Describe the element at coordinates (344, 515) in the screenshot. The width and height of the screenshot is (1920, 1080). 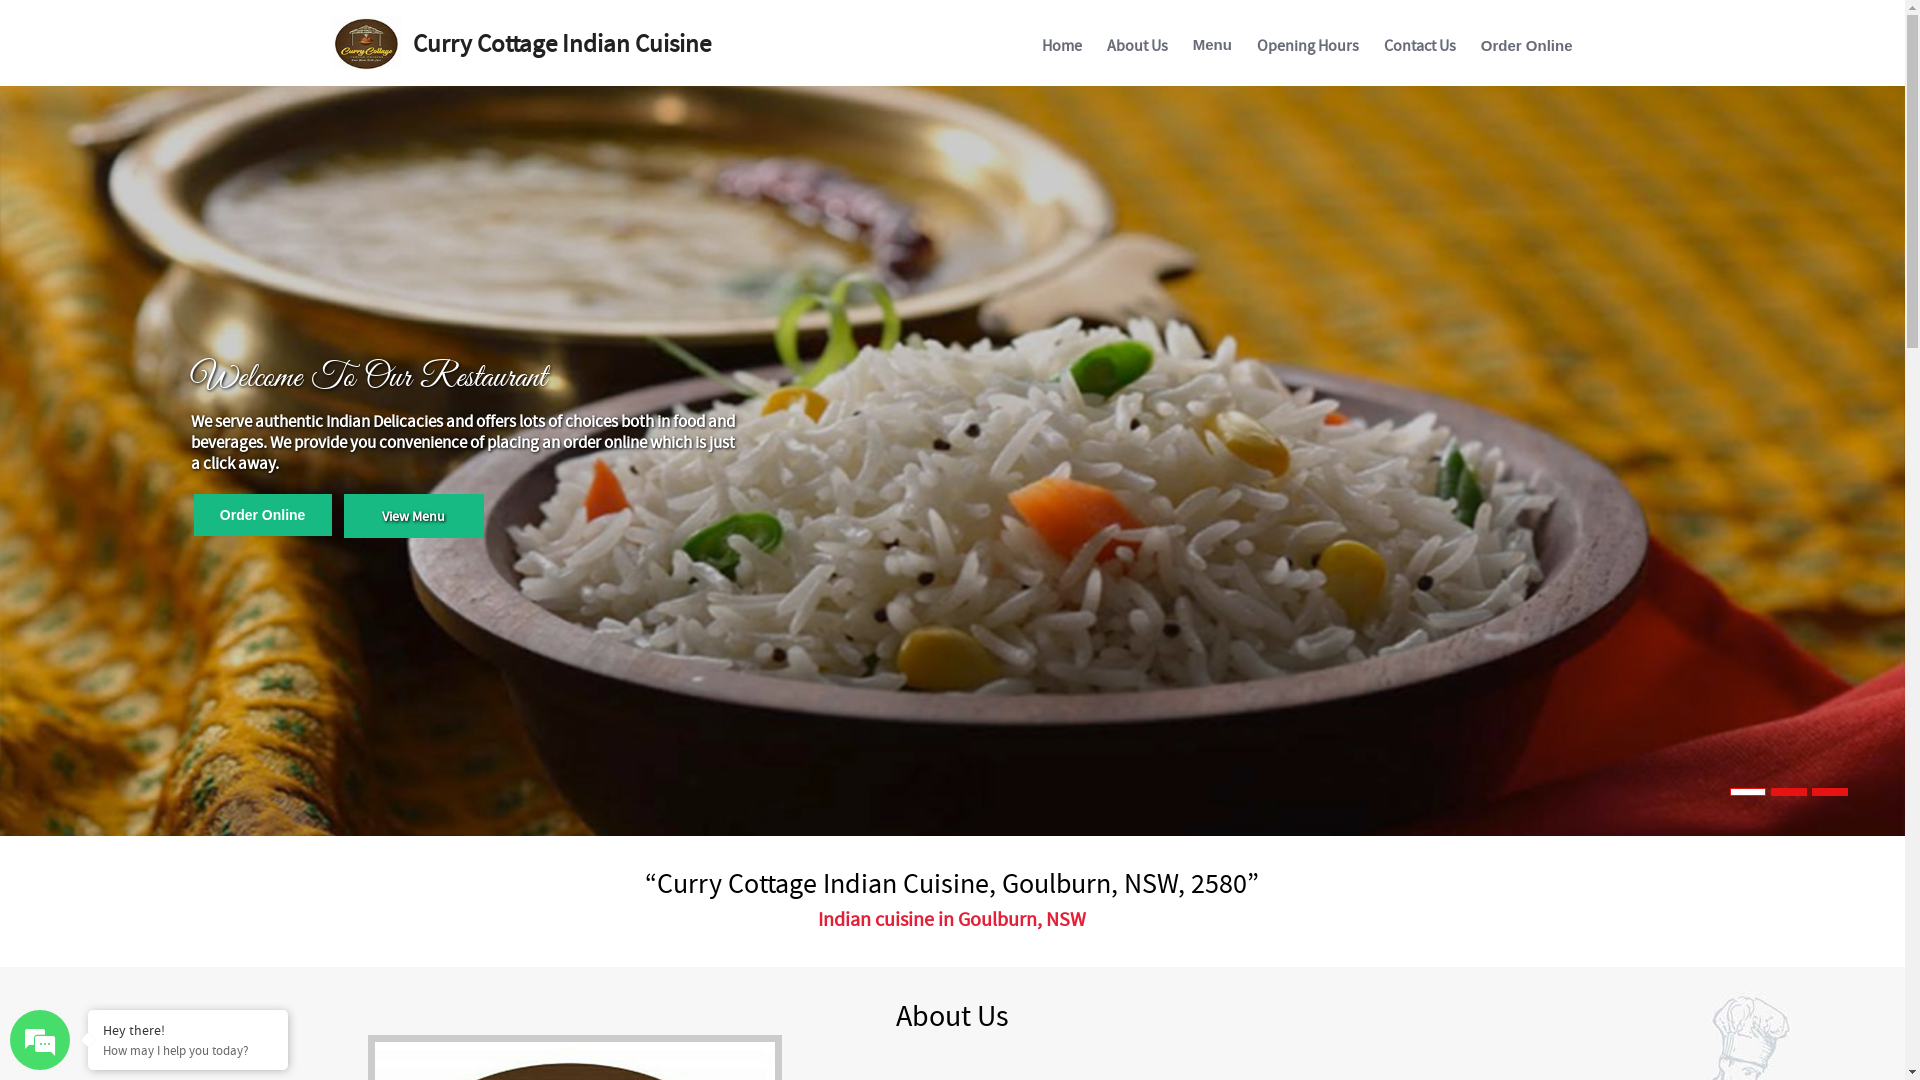
I see `'View Menu'` at that location.